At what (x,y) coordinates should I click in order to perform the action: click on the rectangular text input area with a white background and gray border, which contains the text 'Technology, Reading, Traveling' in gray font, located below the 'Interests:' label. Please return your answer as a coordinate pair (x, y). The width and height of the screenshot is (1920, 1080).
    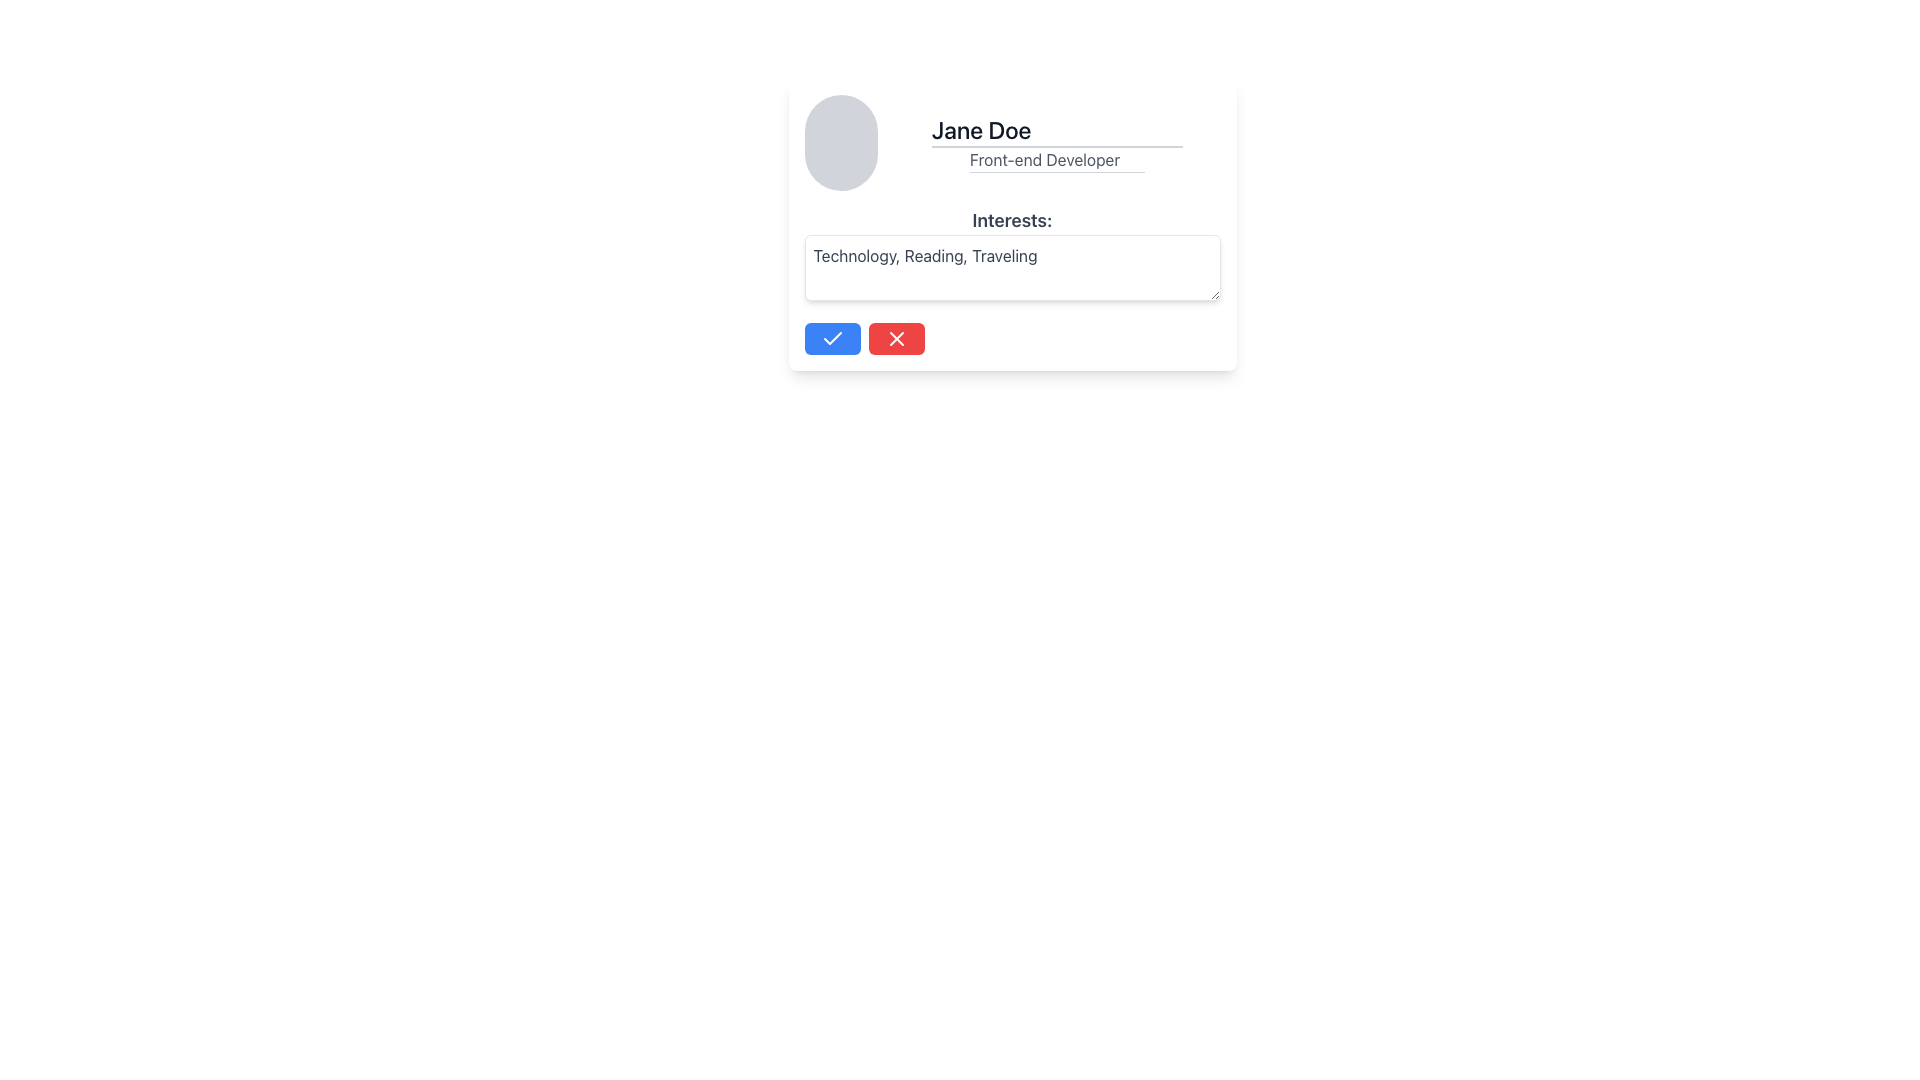
    Looking at the image, I should click on (1012, 266).